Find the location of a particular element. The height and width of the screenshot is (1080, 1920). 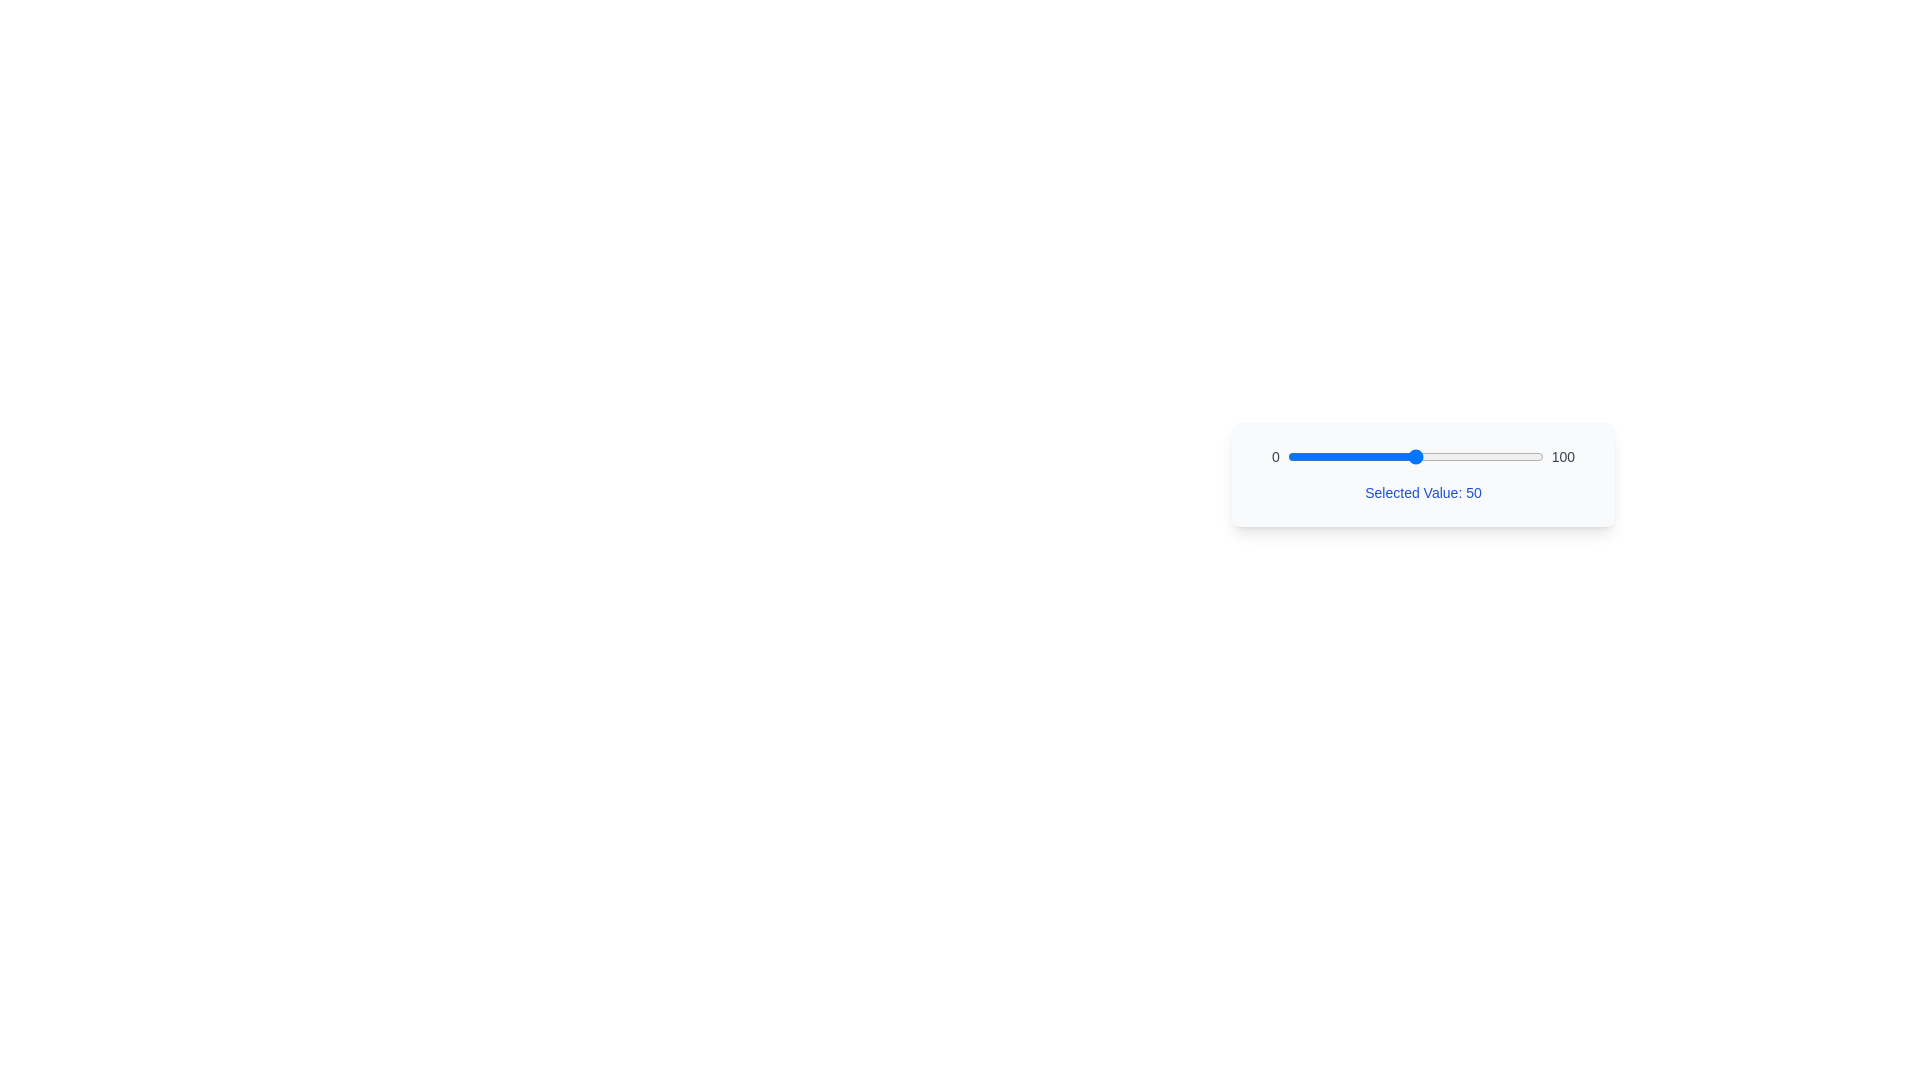

the slider to set its value to 14 is located at coordinates (1323, 456).